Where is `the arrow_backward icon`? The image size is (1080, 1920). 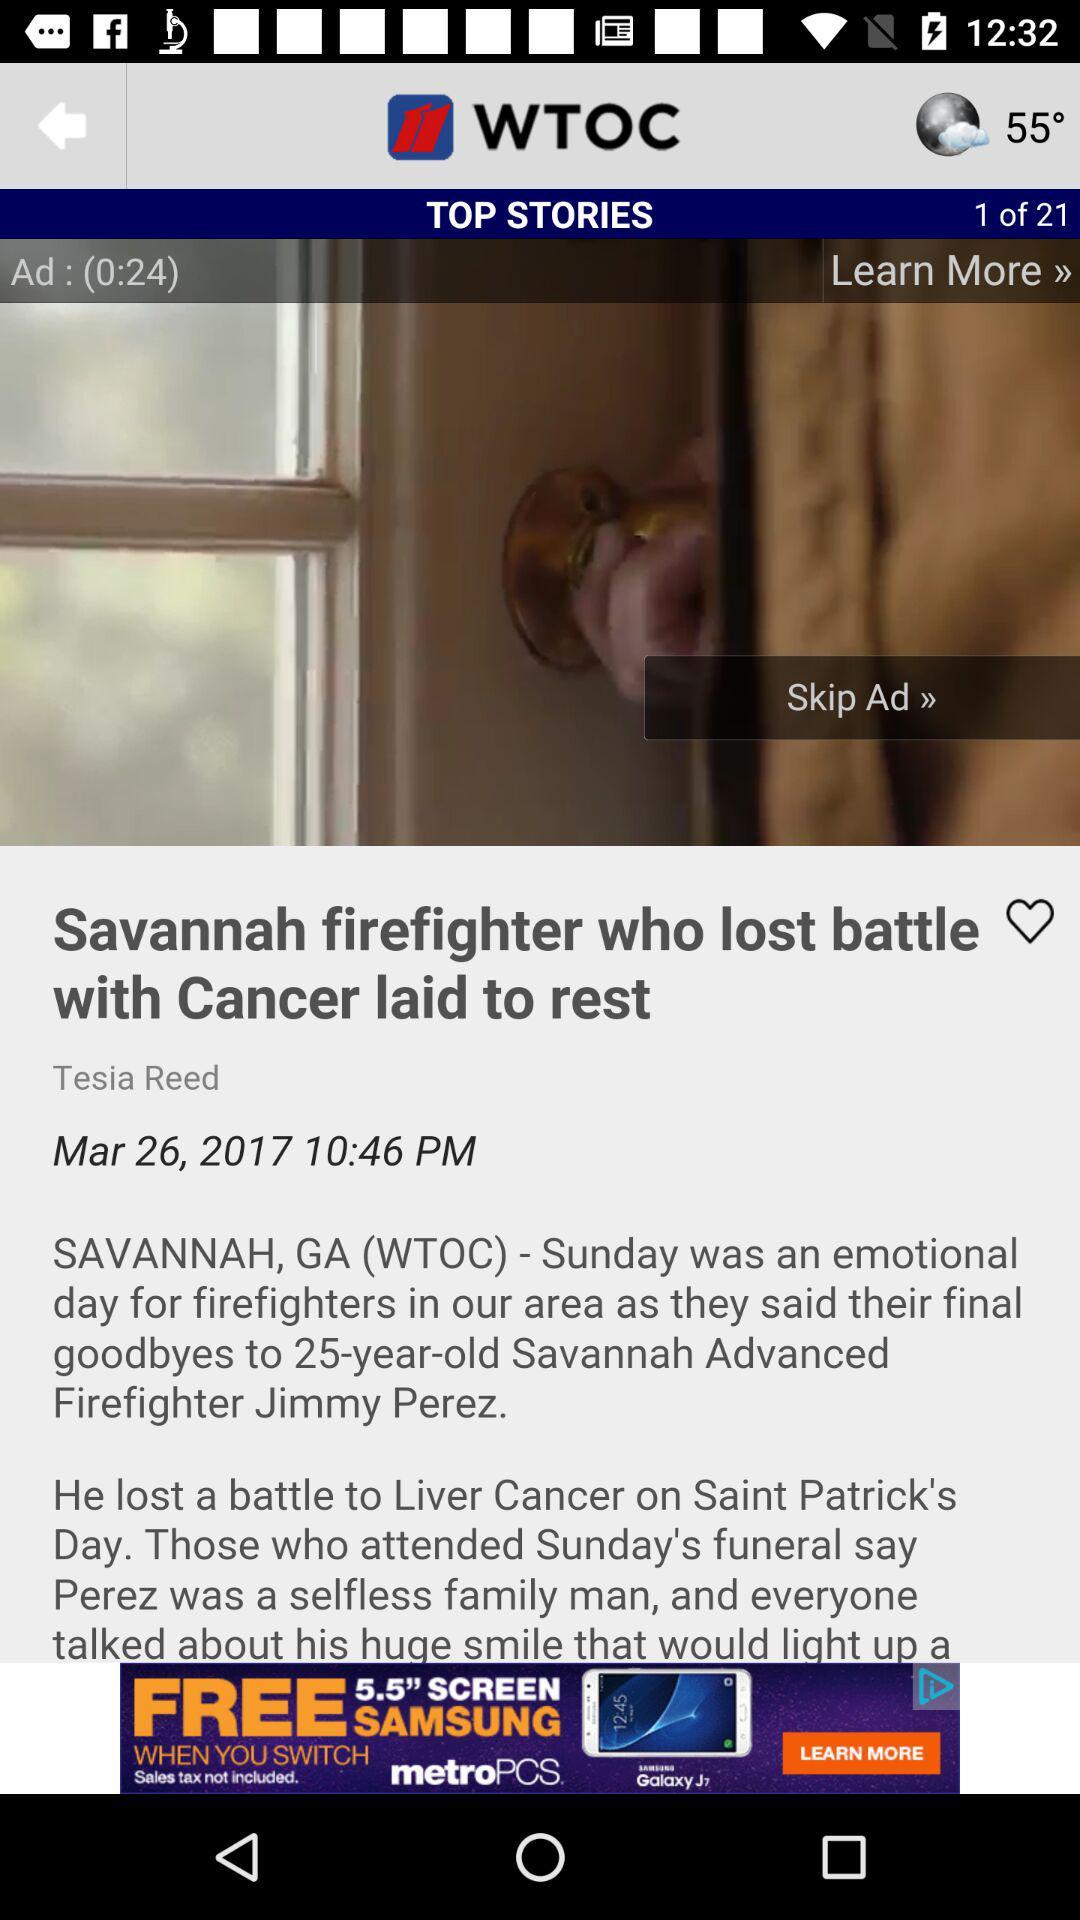
the arrow_backward icon is located at coordinates (61, 124).